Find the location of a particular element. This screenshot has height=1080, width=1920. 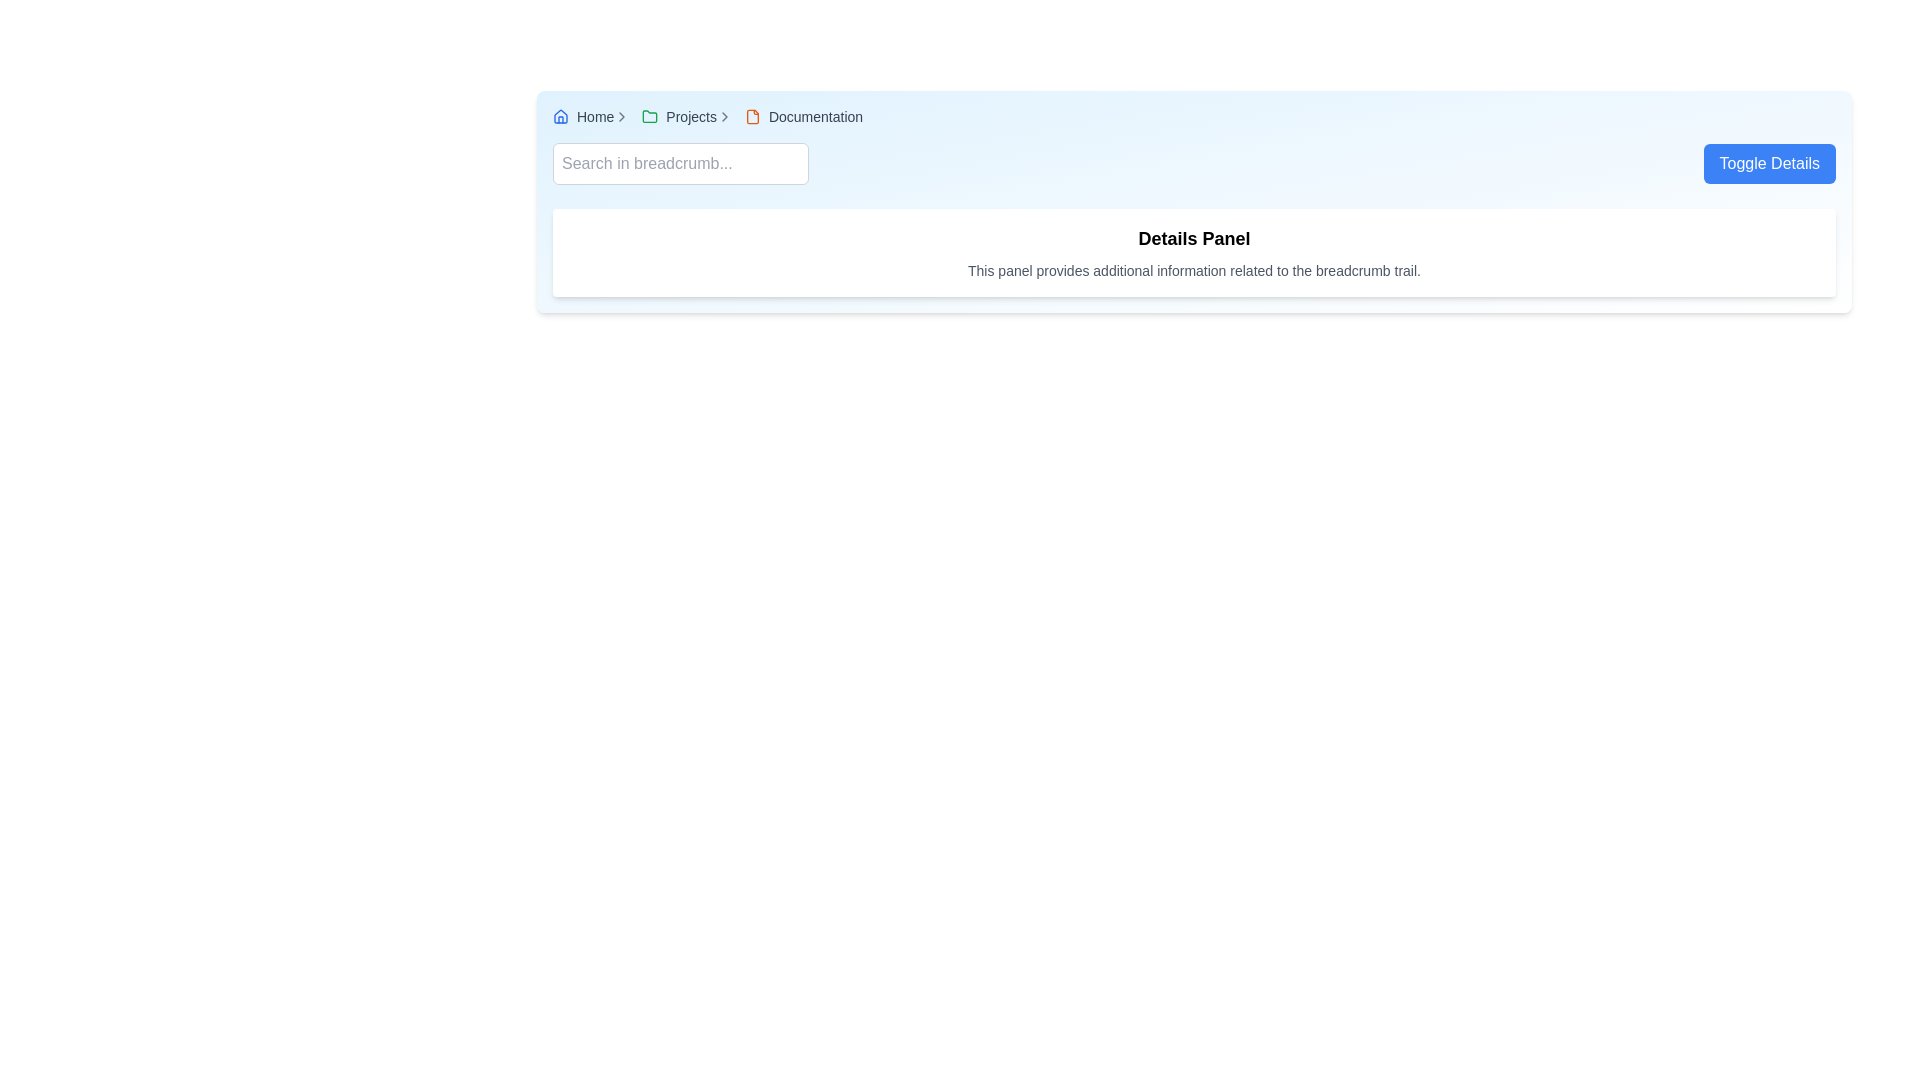

the 'Documentation' text label in the breadcrumb navigation bar, which is the last item in its group, located on the right side after 'Home' and 'Projects' is located at coordinates (816, 116).